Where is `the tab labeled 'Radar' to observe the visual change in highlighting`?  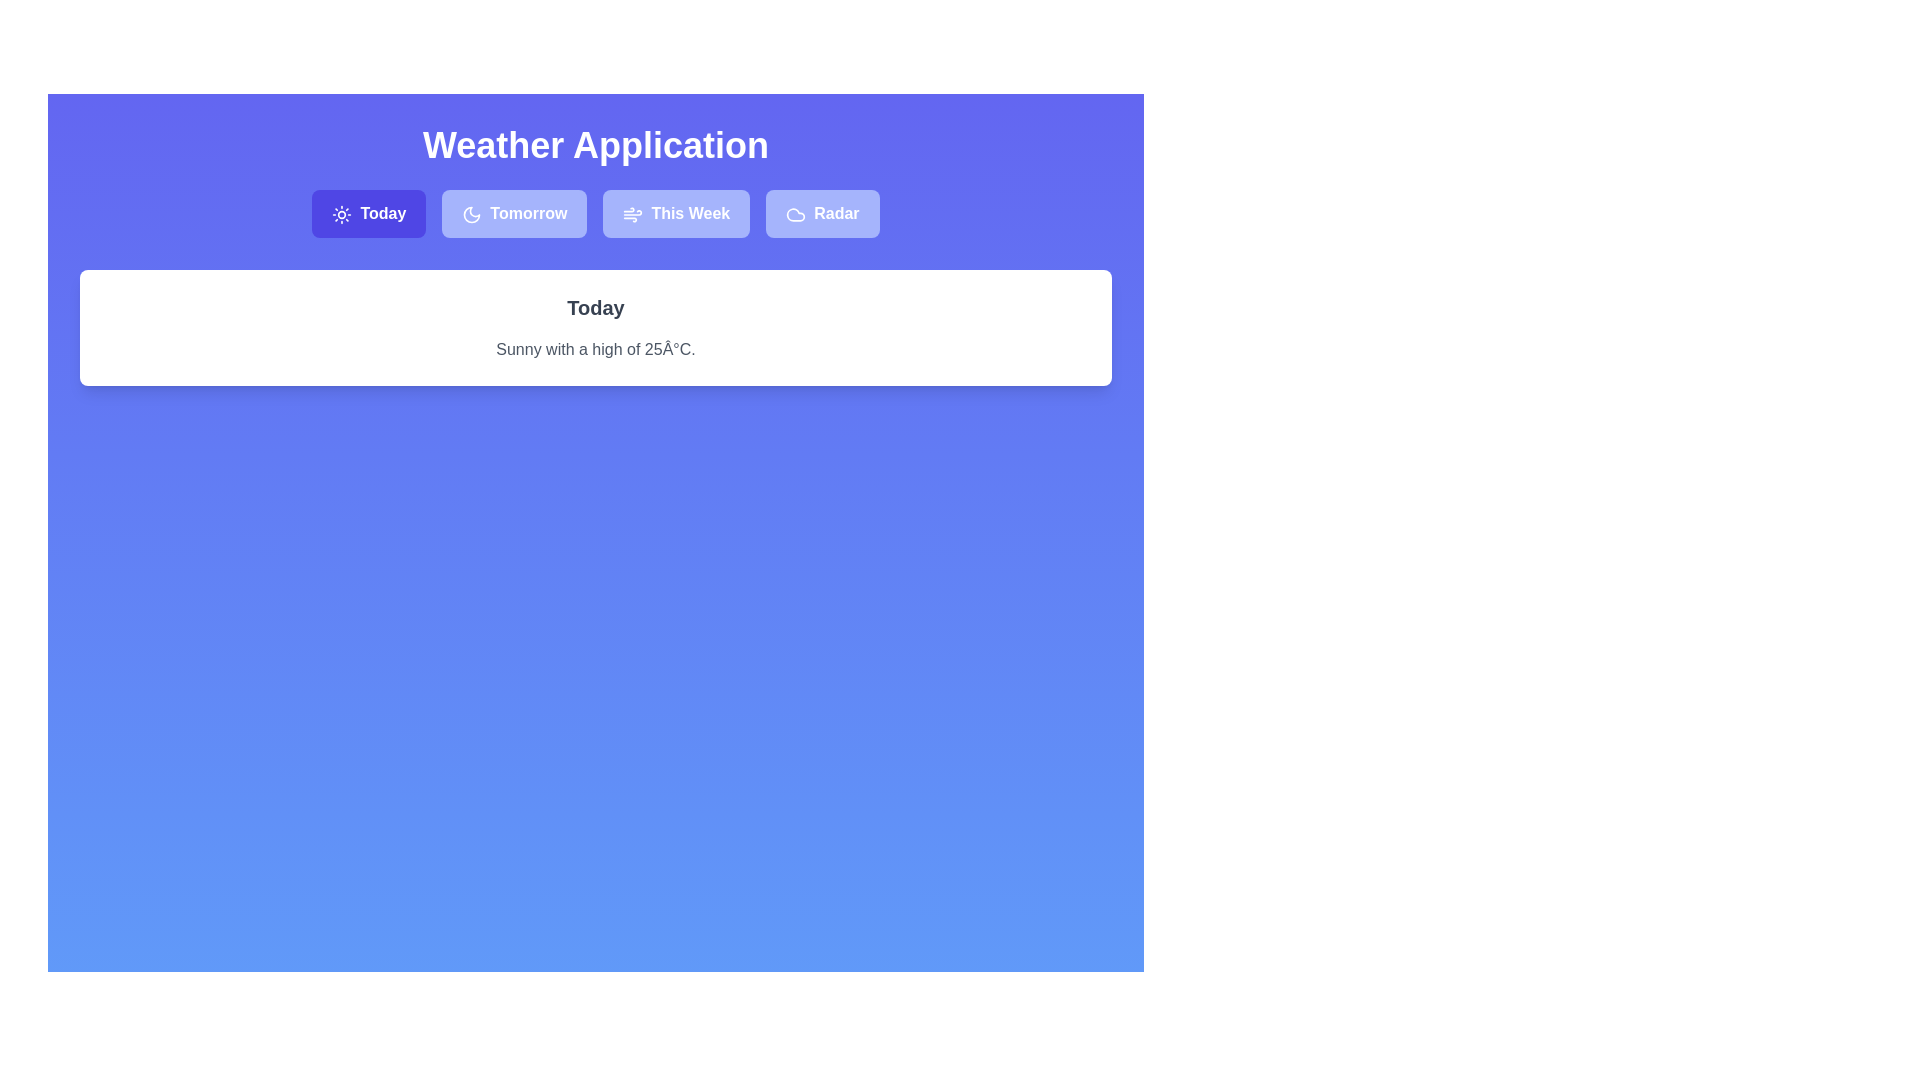
the tab labeled 'Radar' to observe the visual change in highlighting is located at coordinates (821, 213).